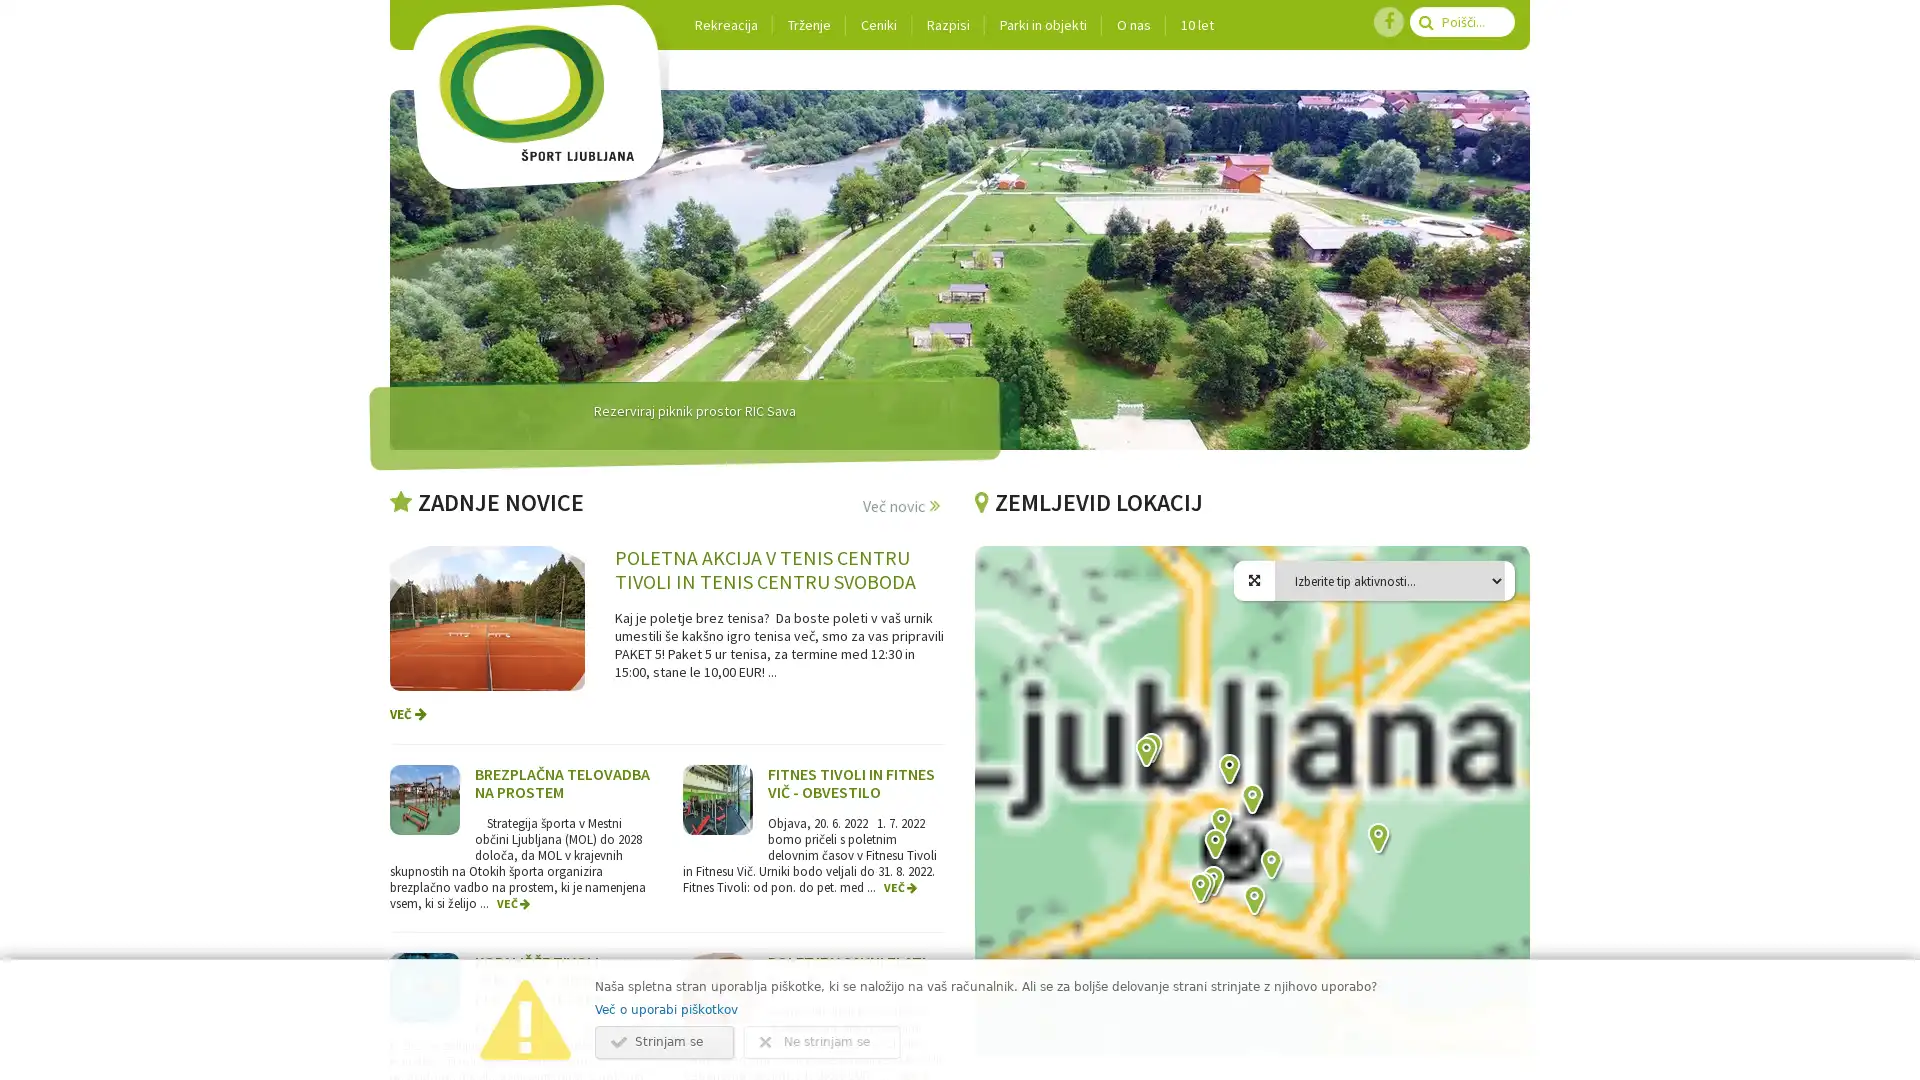 The height and width of the screenshot is (1080, 1920). I want to click on Kako do nas?, so click(1269, 865).